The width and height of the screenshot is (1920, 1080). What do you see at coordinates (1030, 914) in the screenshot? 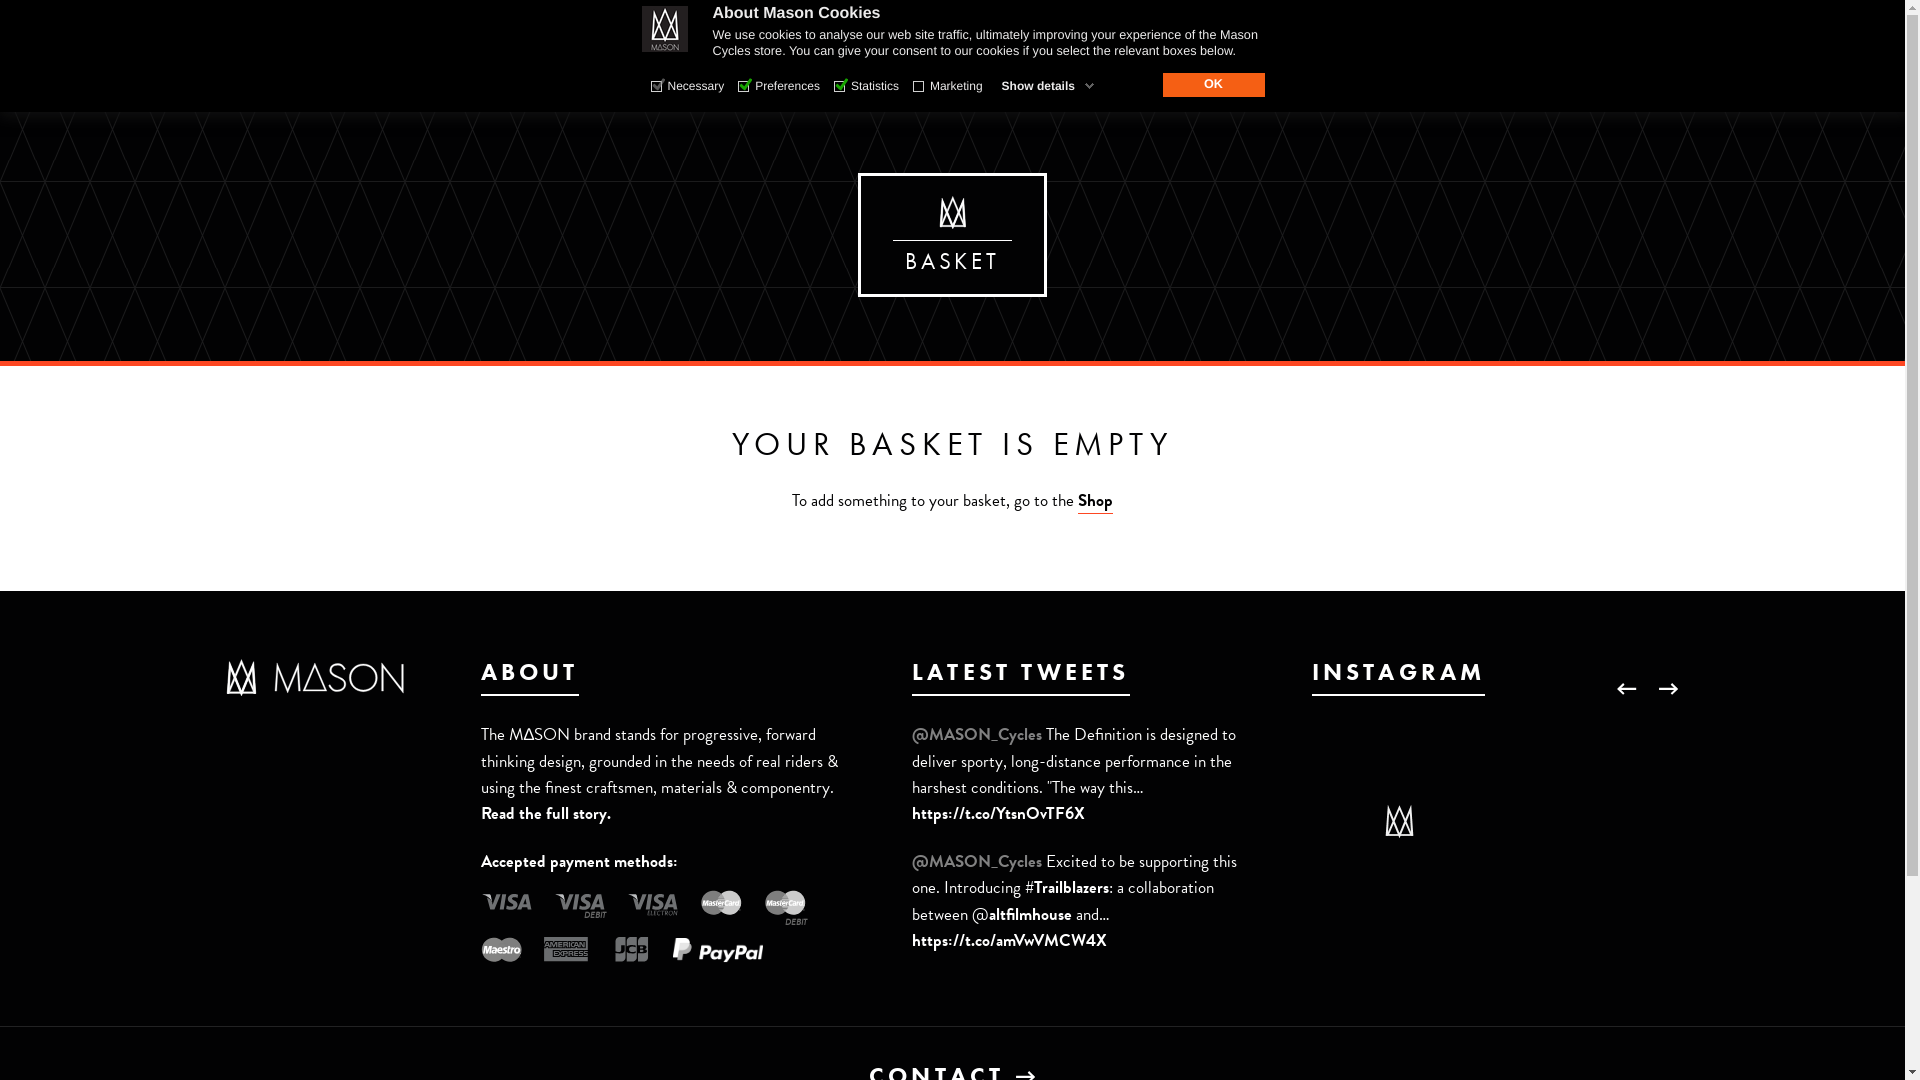
I see `'altfilmhouse'` at bounding box center [1030, 914].